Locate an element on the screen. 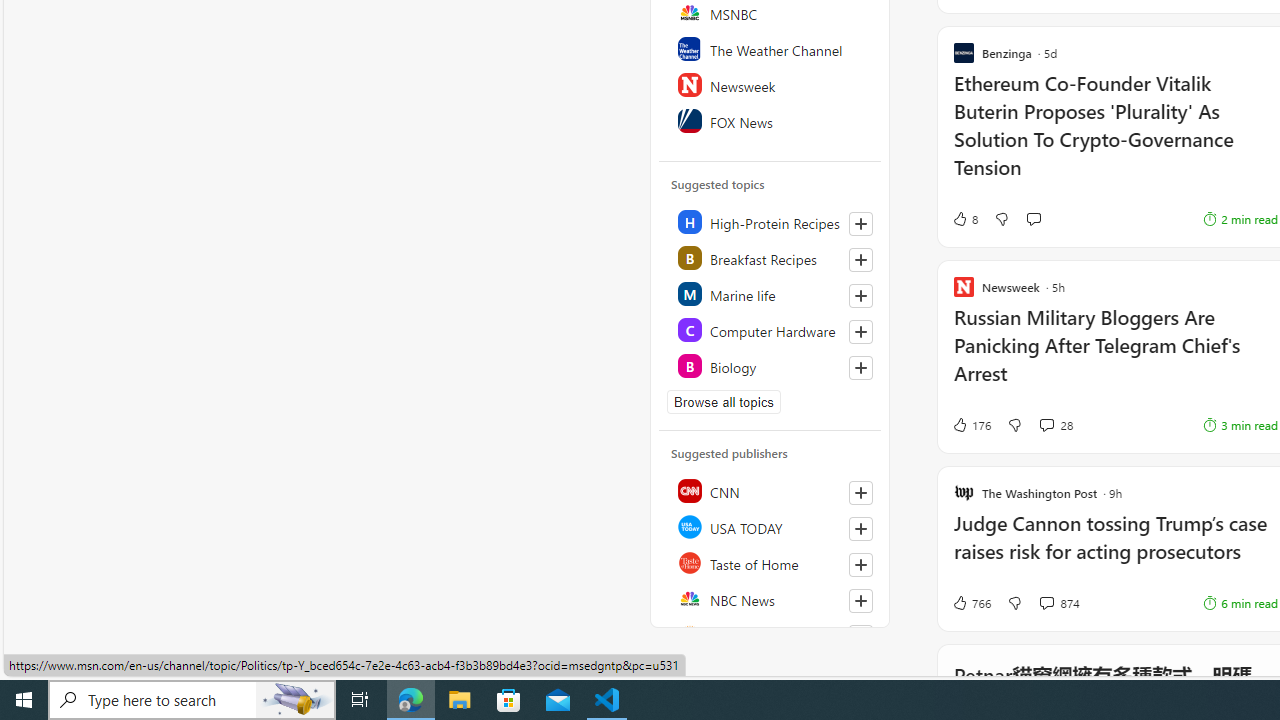  'Follow this source' is located at coordinates (860, 636).